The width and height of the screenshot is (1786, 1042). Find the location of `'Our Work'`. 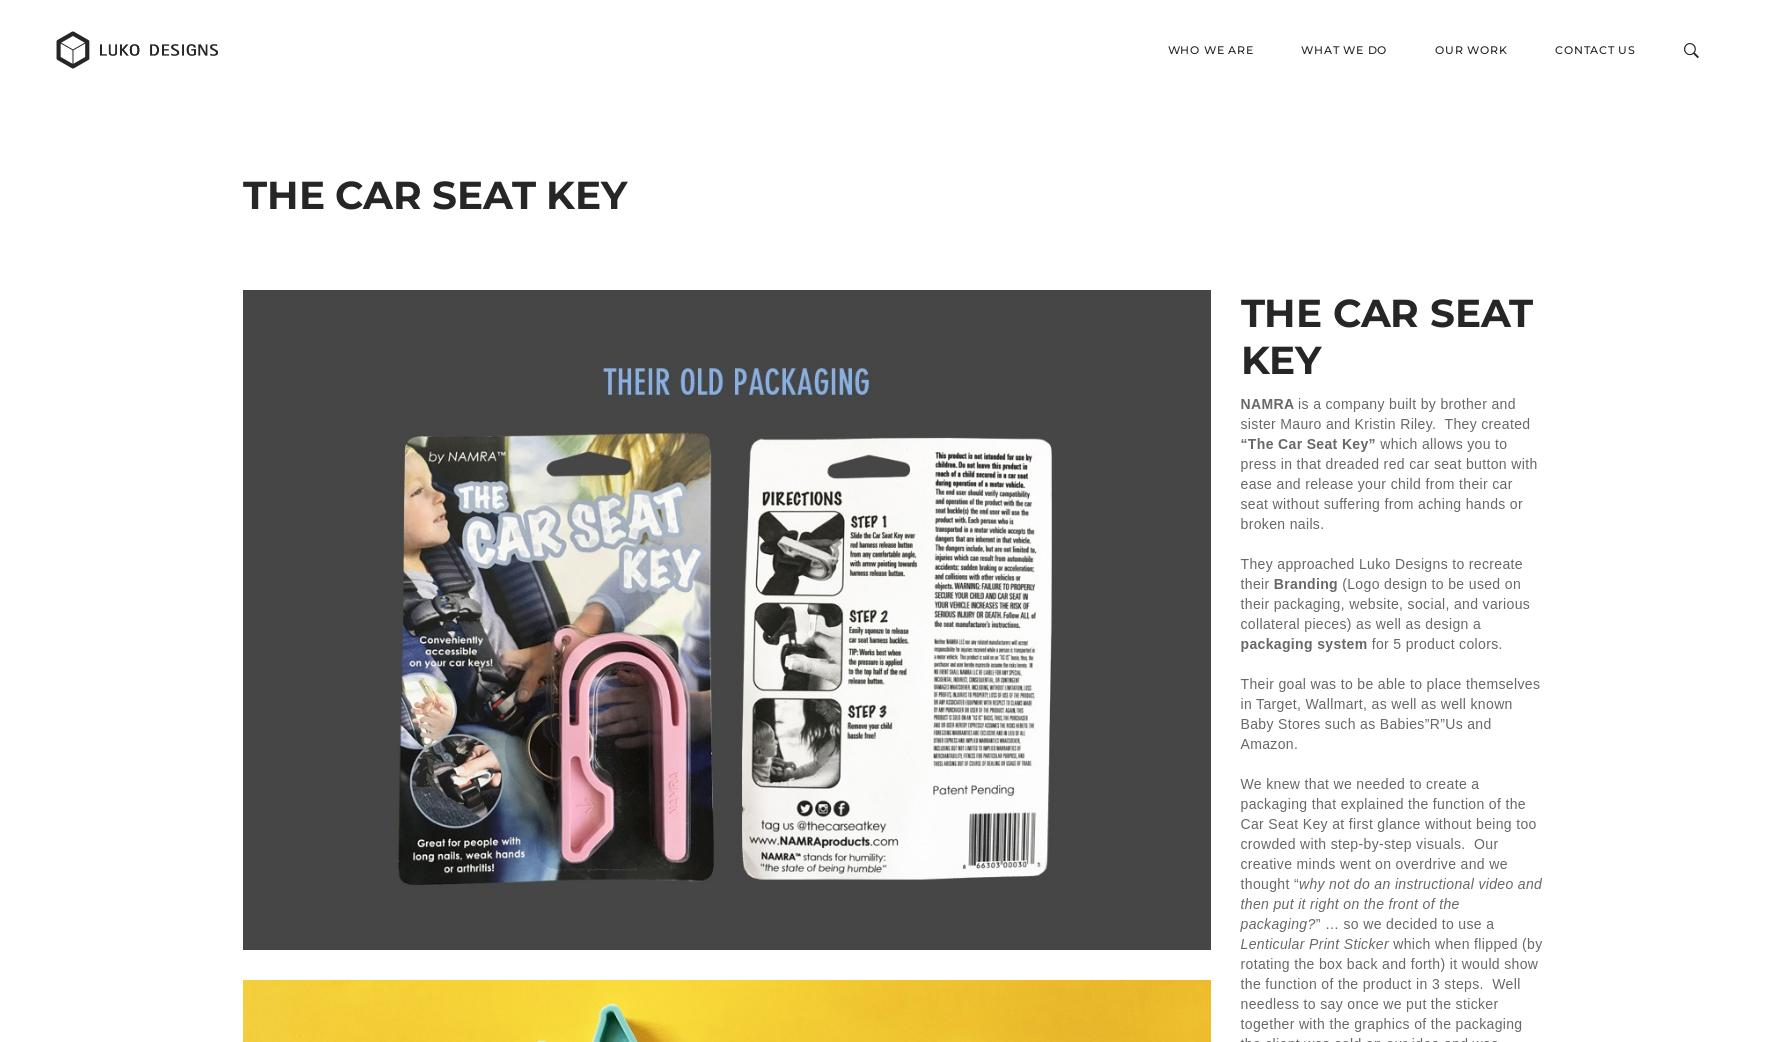

'Our Work' is located at coordinates (1469, 49).